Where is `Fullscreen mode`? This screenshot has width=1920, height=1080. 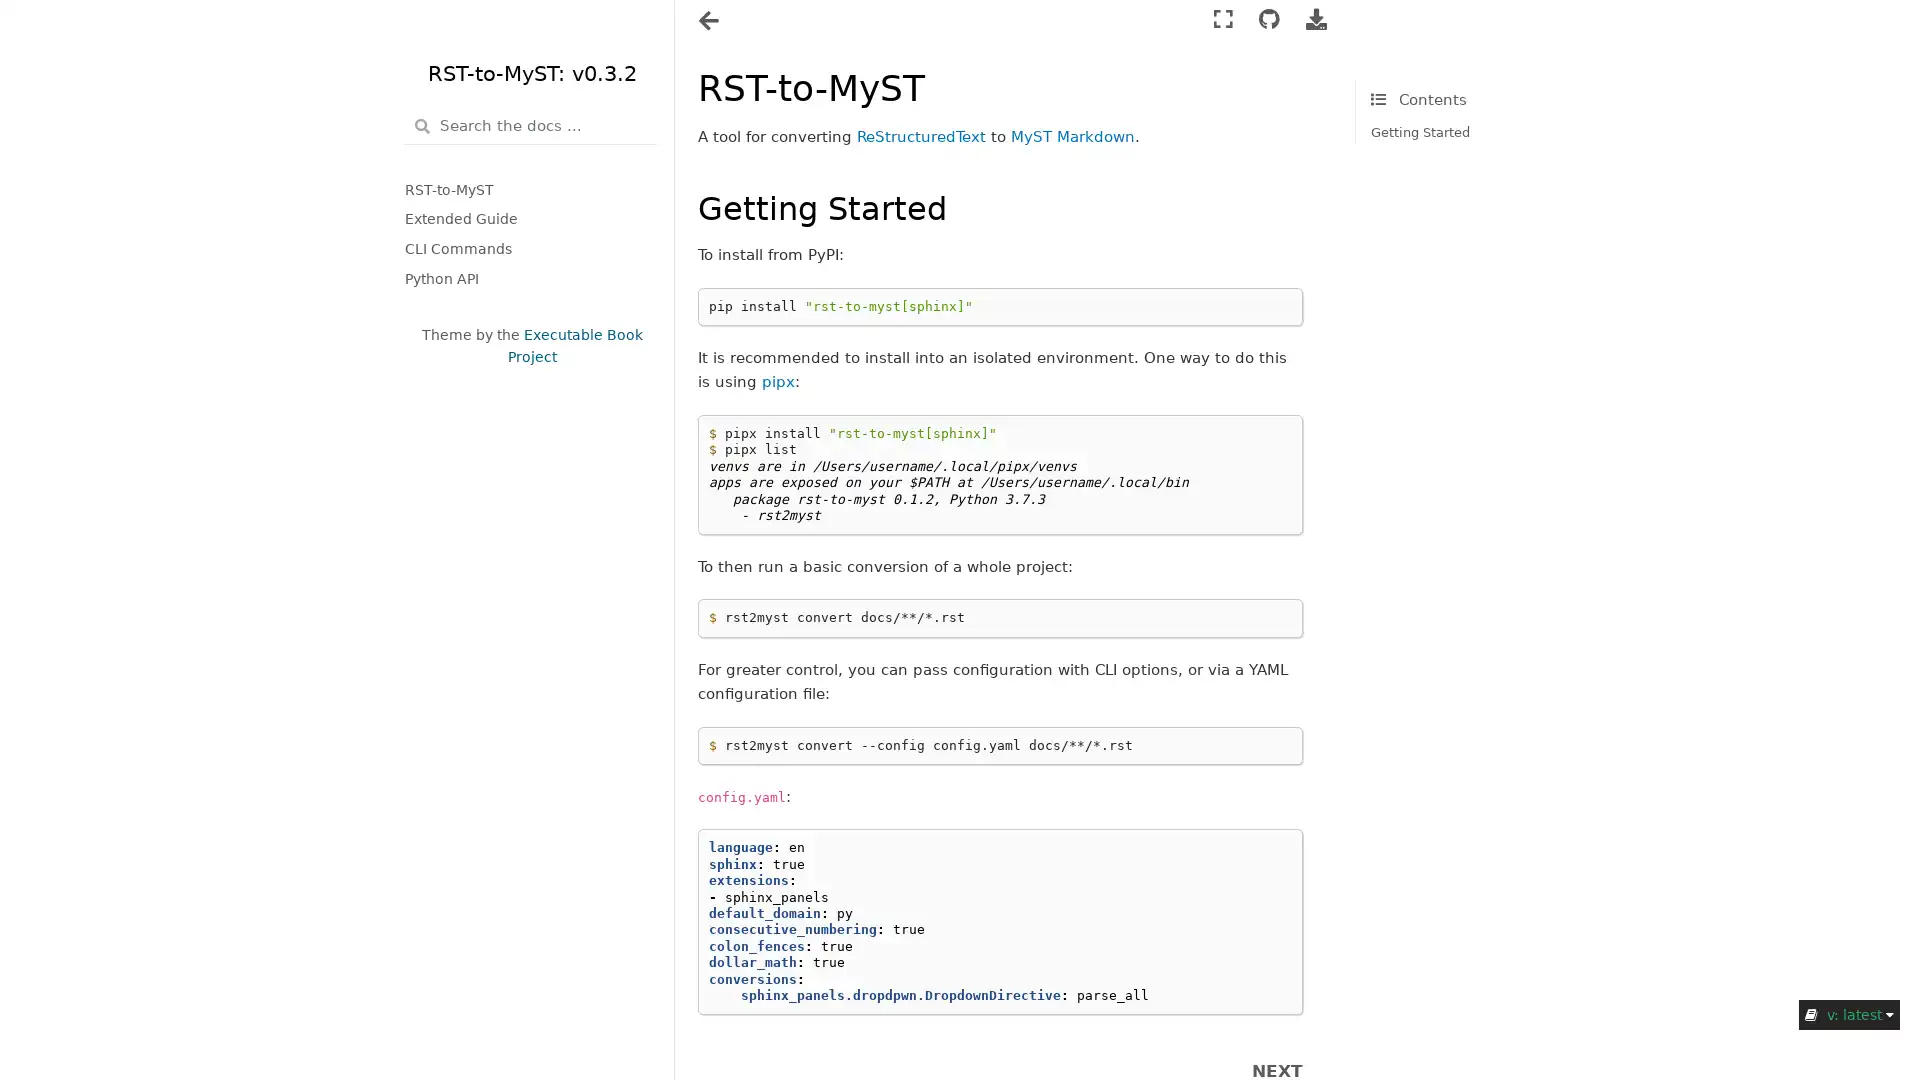
Fullscreen mode is located at coordinates (1222, 20).